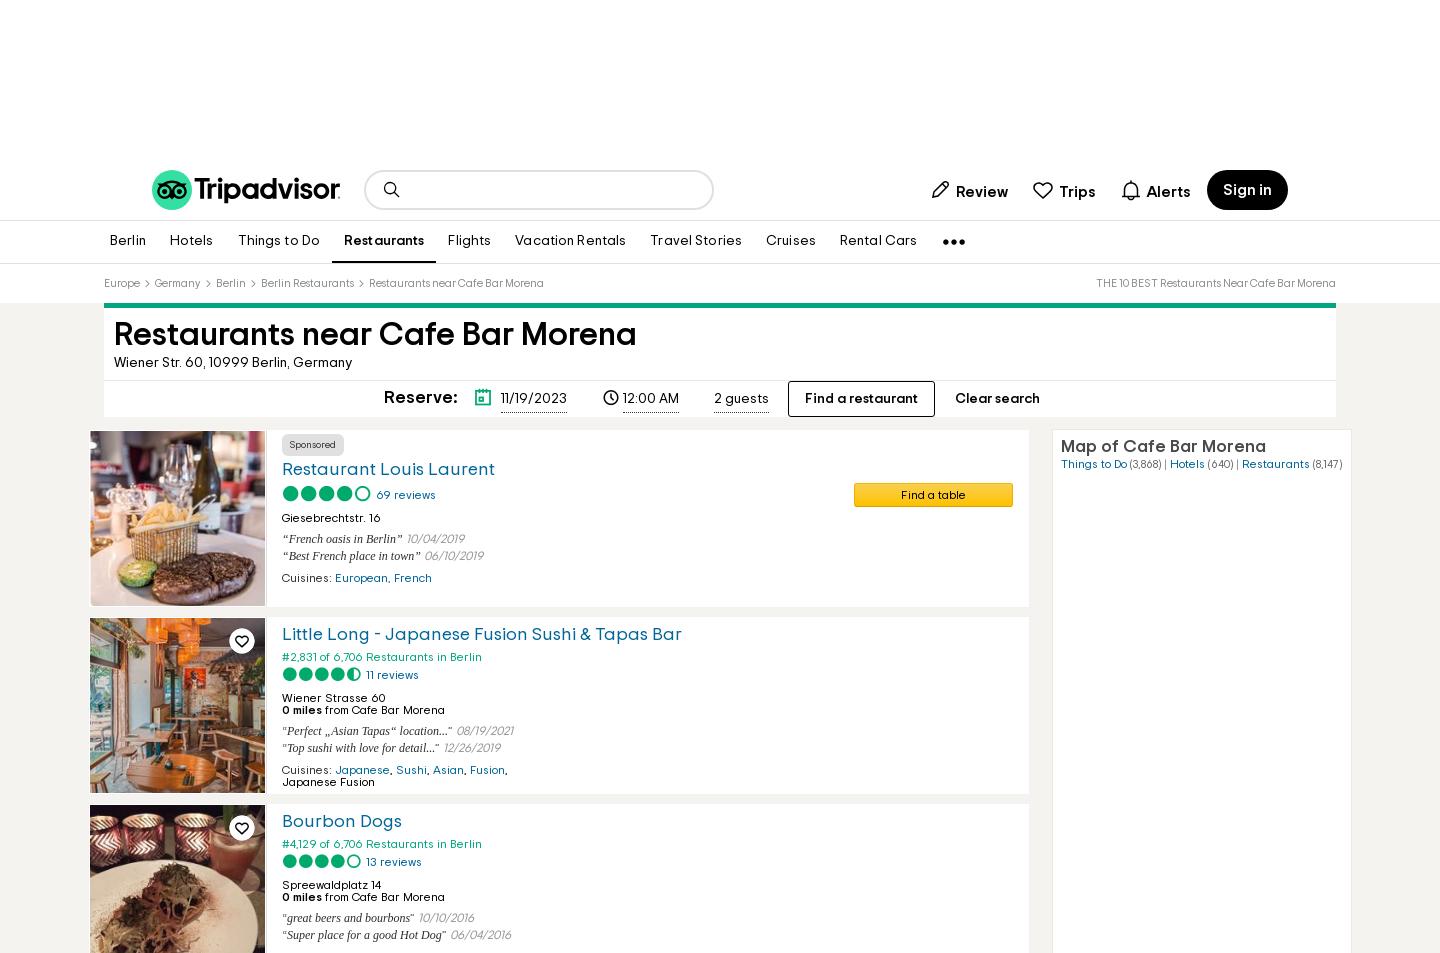 This screenshot has width=1440, height=953. What do you see at coordinates (387, 469) in the screenshot?
I see `'Restaurant Louis Laurent'` at bounding box center [387, 469].